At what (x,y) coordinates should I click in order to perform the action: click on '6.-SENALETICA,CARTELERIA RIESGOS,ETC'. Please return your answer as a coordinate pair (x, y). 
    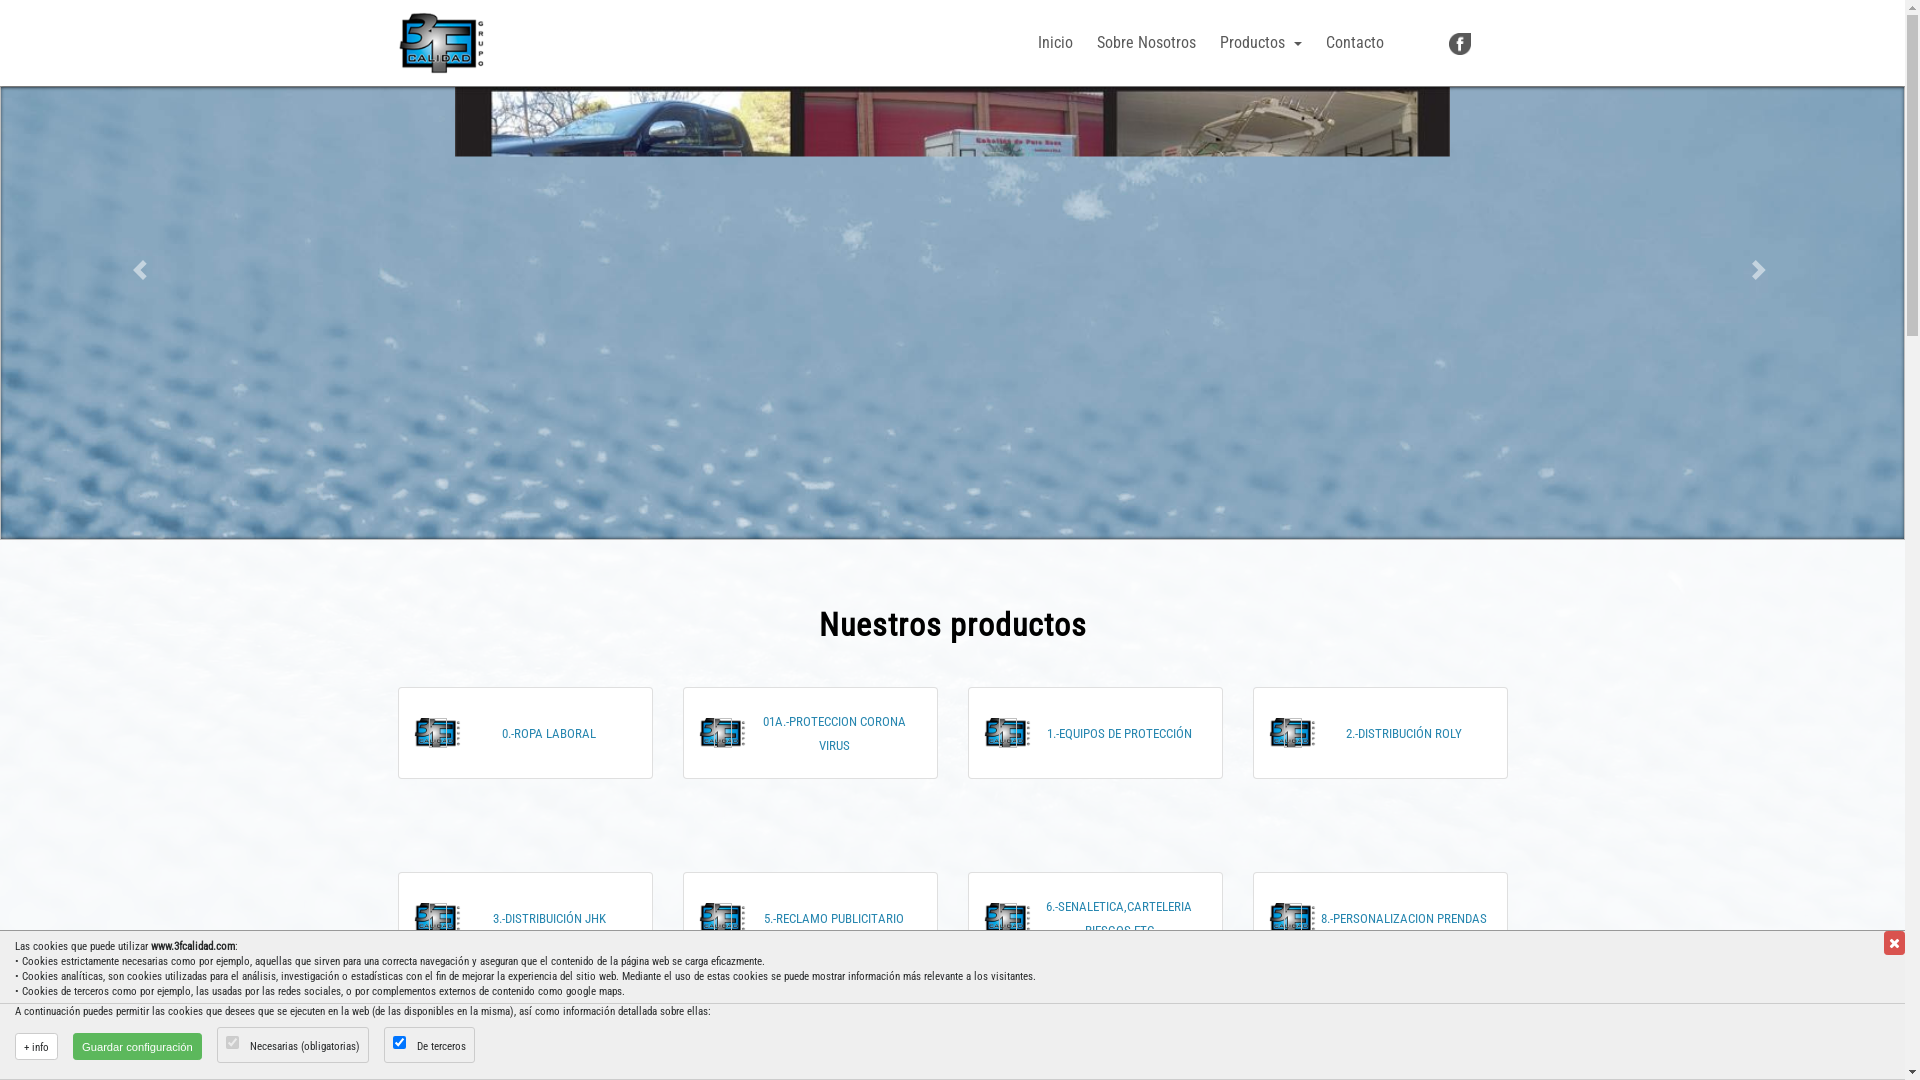
    Looking at the image, I should click on (1117, 917).